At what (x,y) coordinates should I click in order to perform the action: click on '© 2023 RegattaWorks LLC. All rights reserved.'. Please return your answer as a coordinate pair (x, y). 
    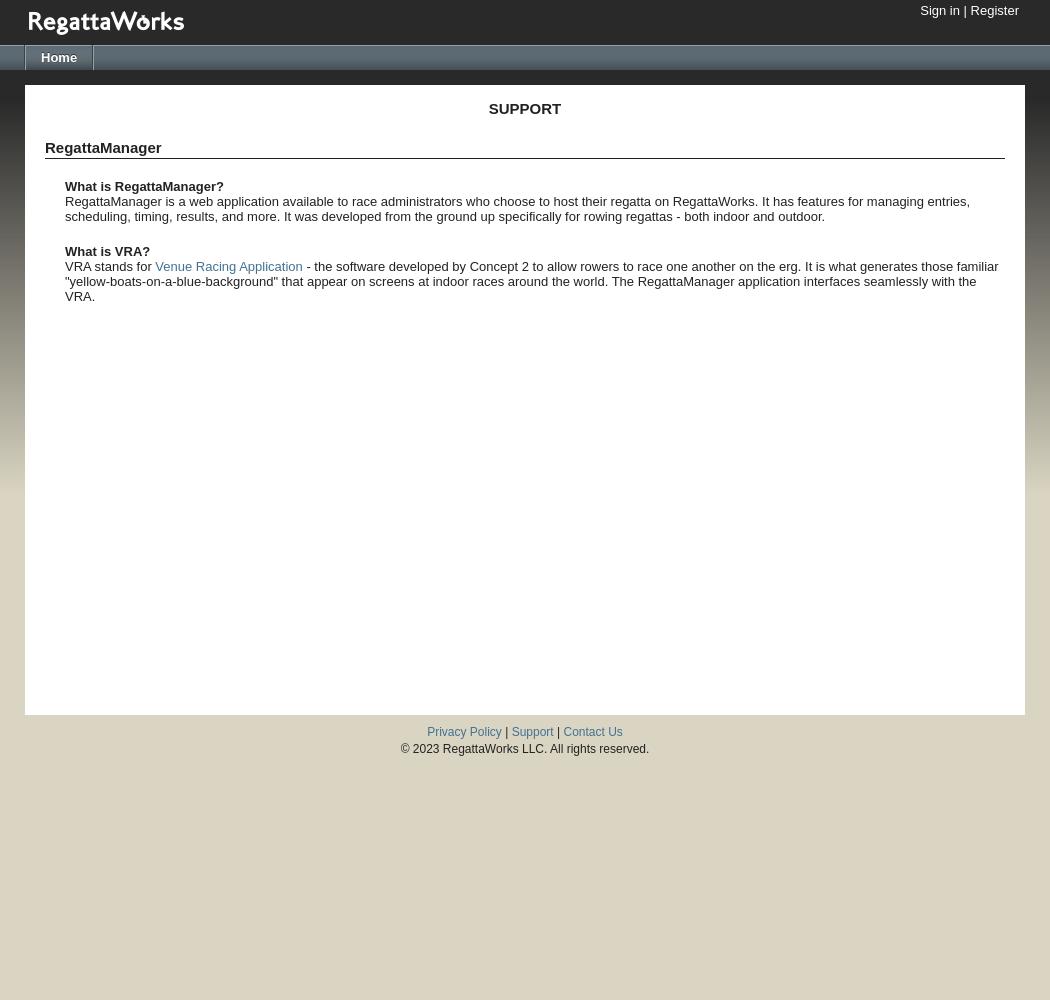
    Looking at the image, I should click on (523, 748).